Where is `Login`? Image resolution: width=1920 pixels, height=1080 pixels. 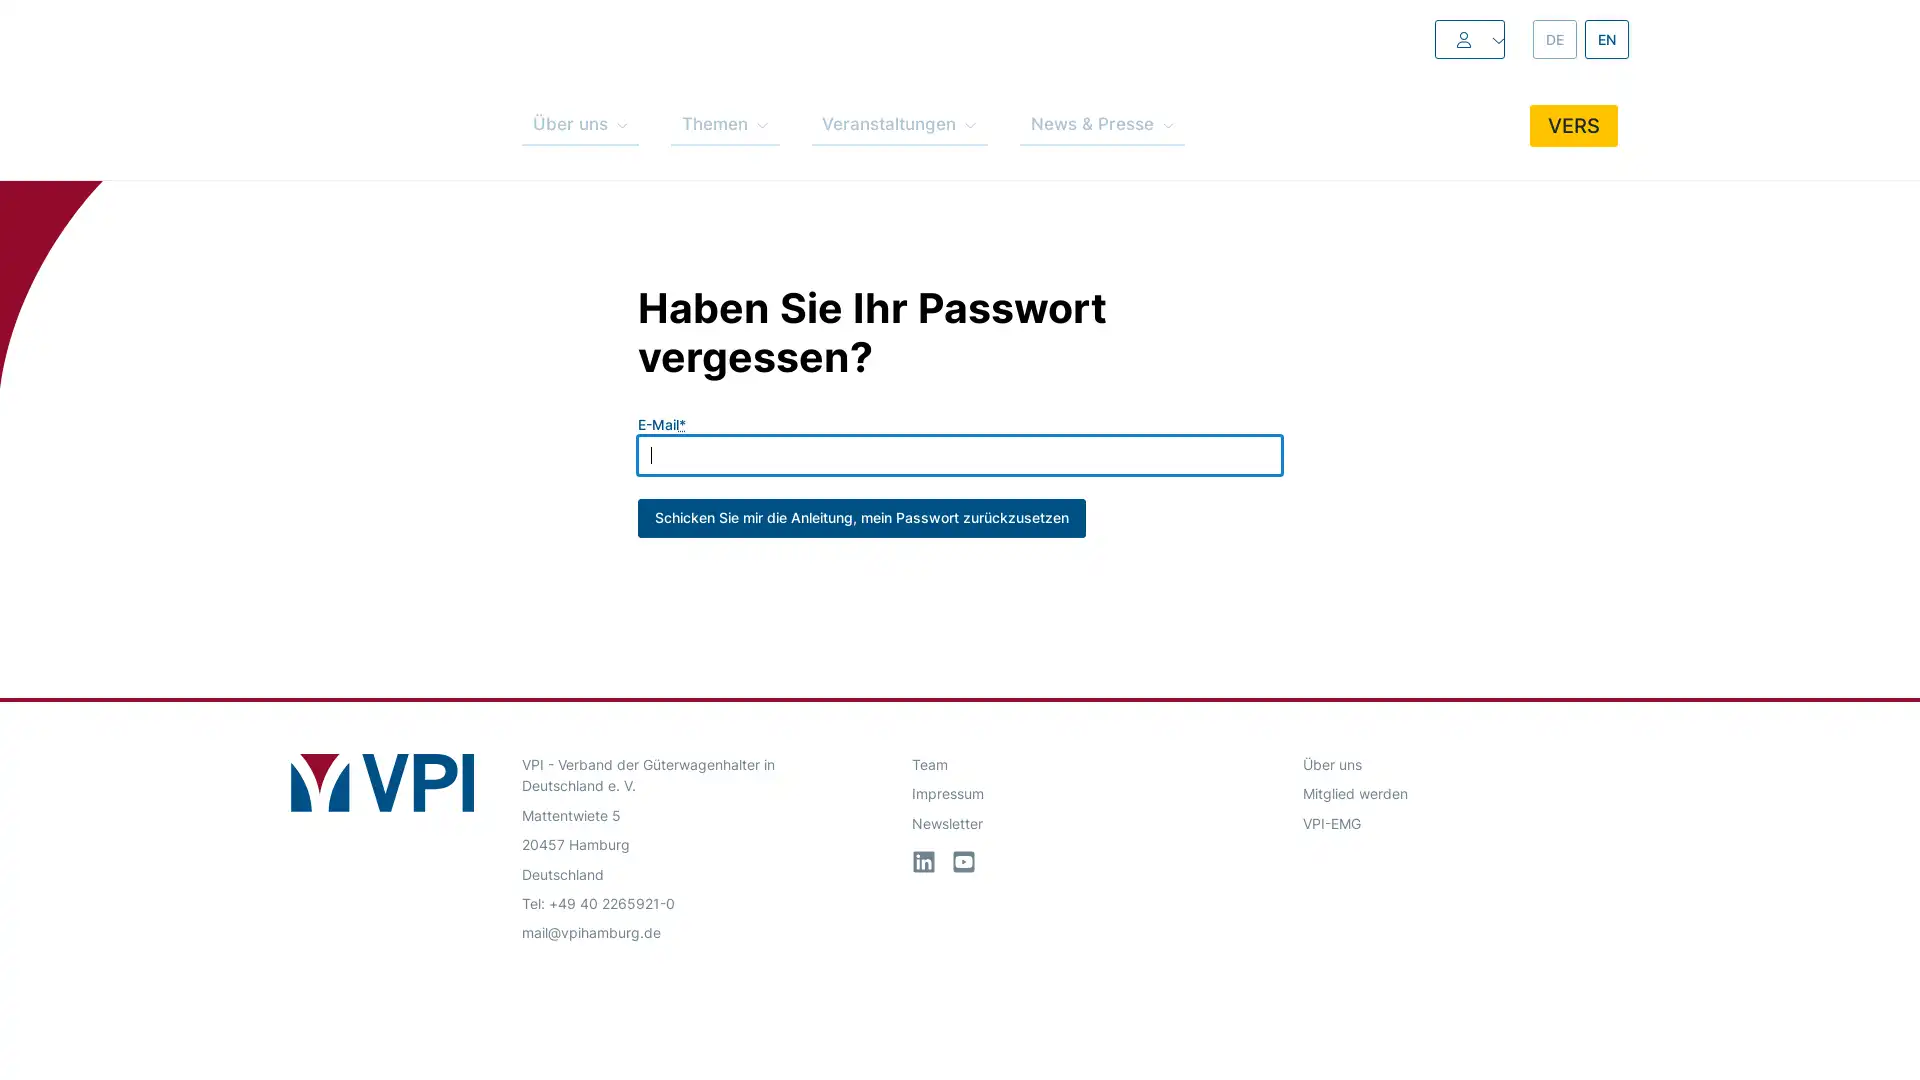
Login is located at coordinates (1423, 39).